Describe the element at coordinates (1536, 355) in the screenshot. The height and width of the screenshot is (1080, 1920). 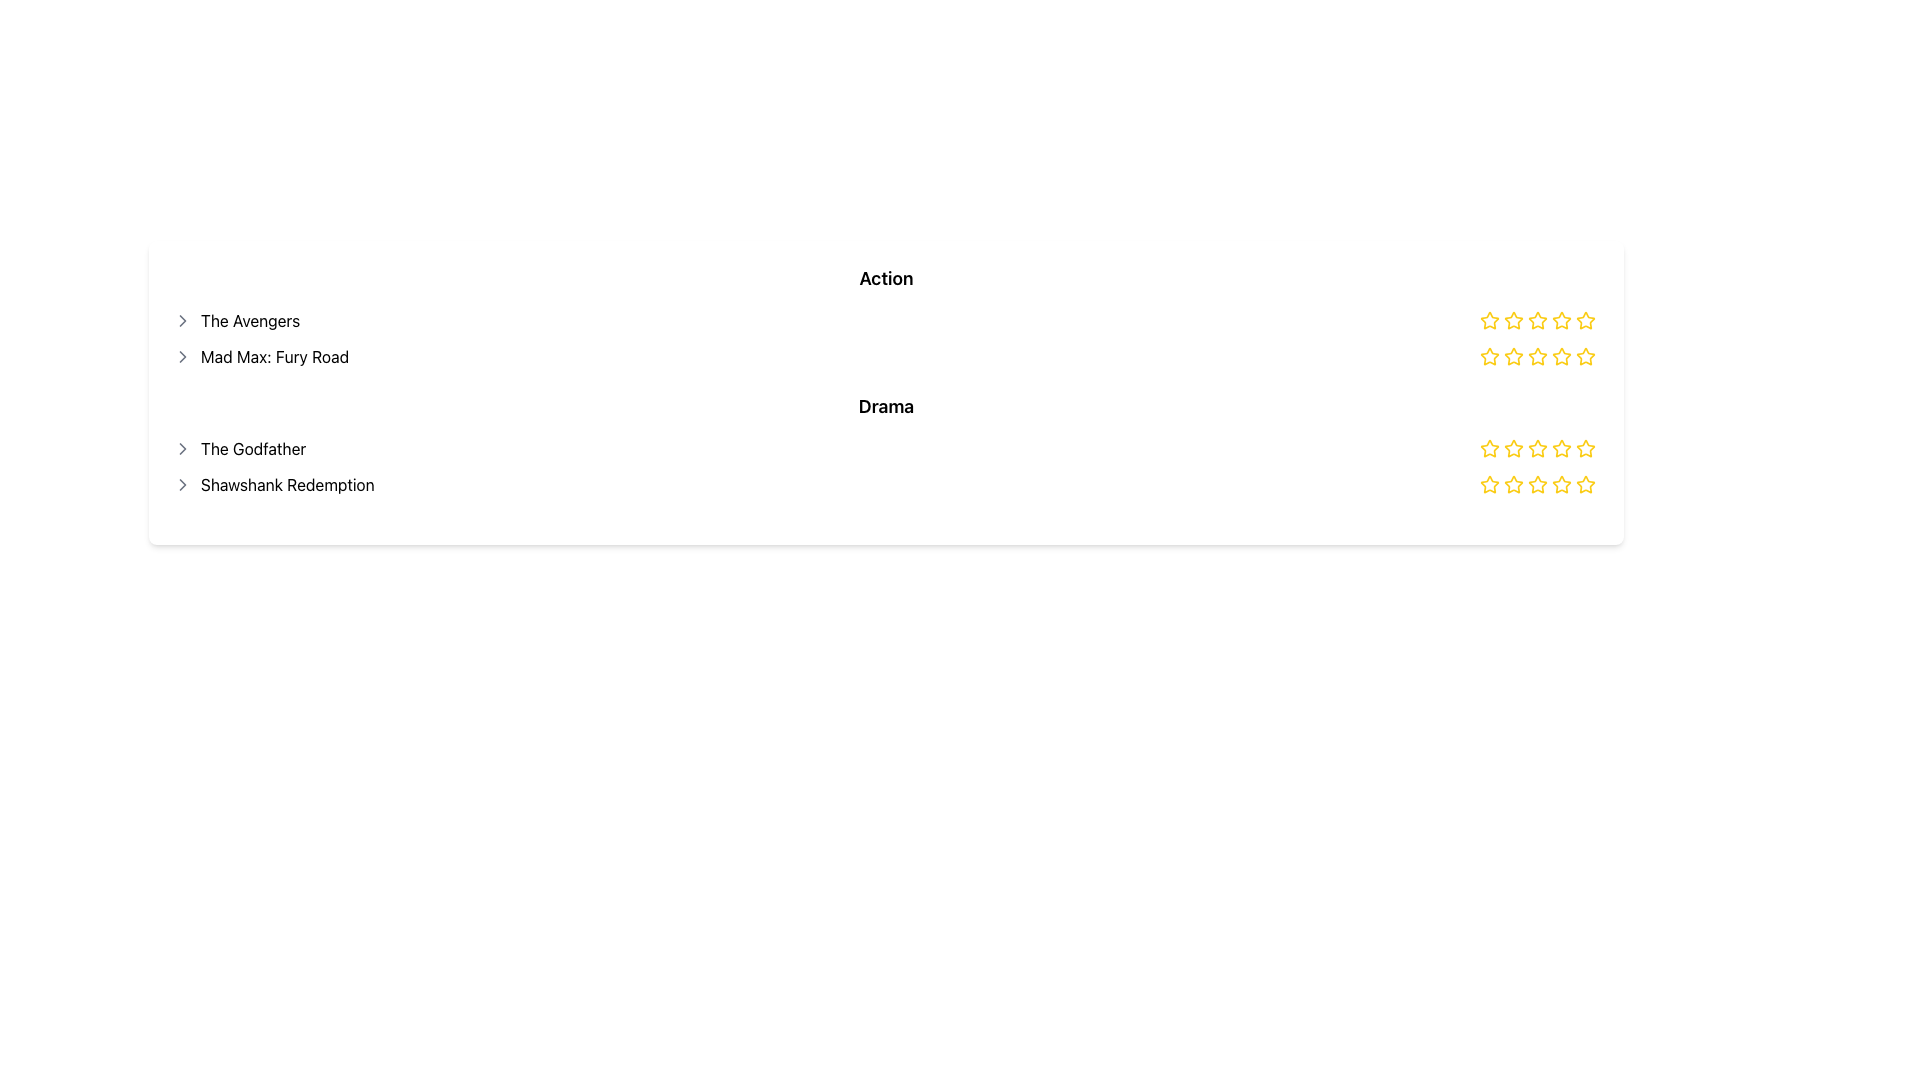
I see `the third star from the left in the rating section for the movie 'Mad Max: Fury Road', styled with a golden-yellow stroke` at that location.